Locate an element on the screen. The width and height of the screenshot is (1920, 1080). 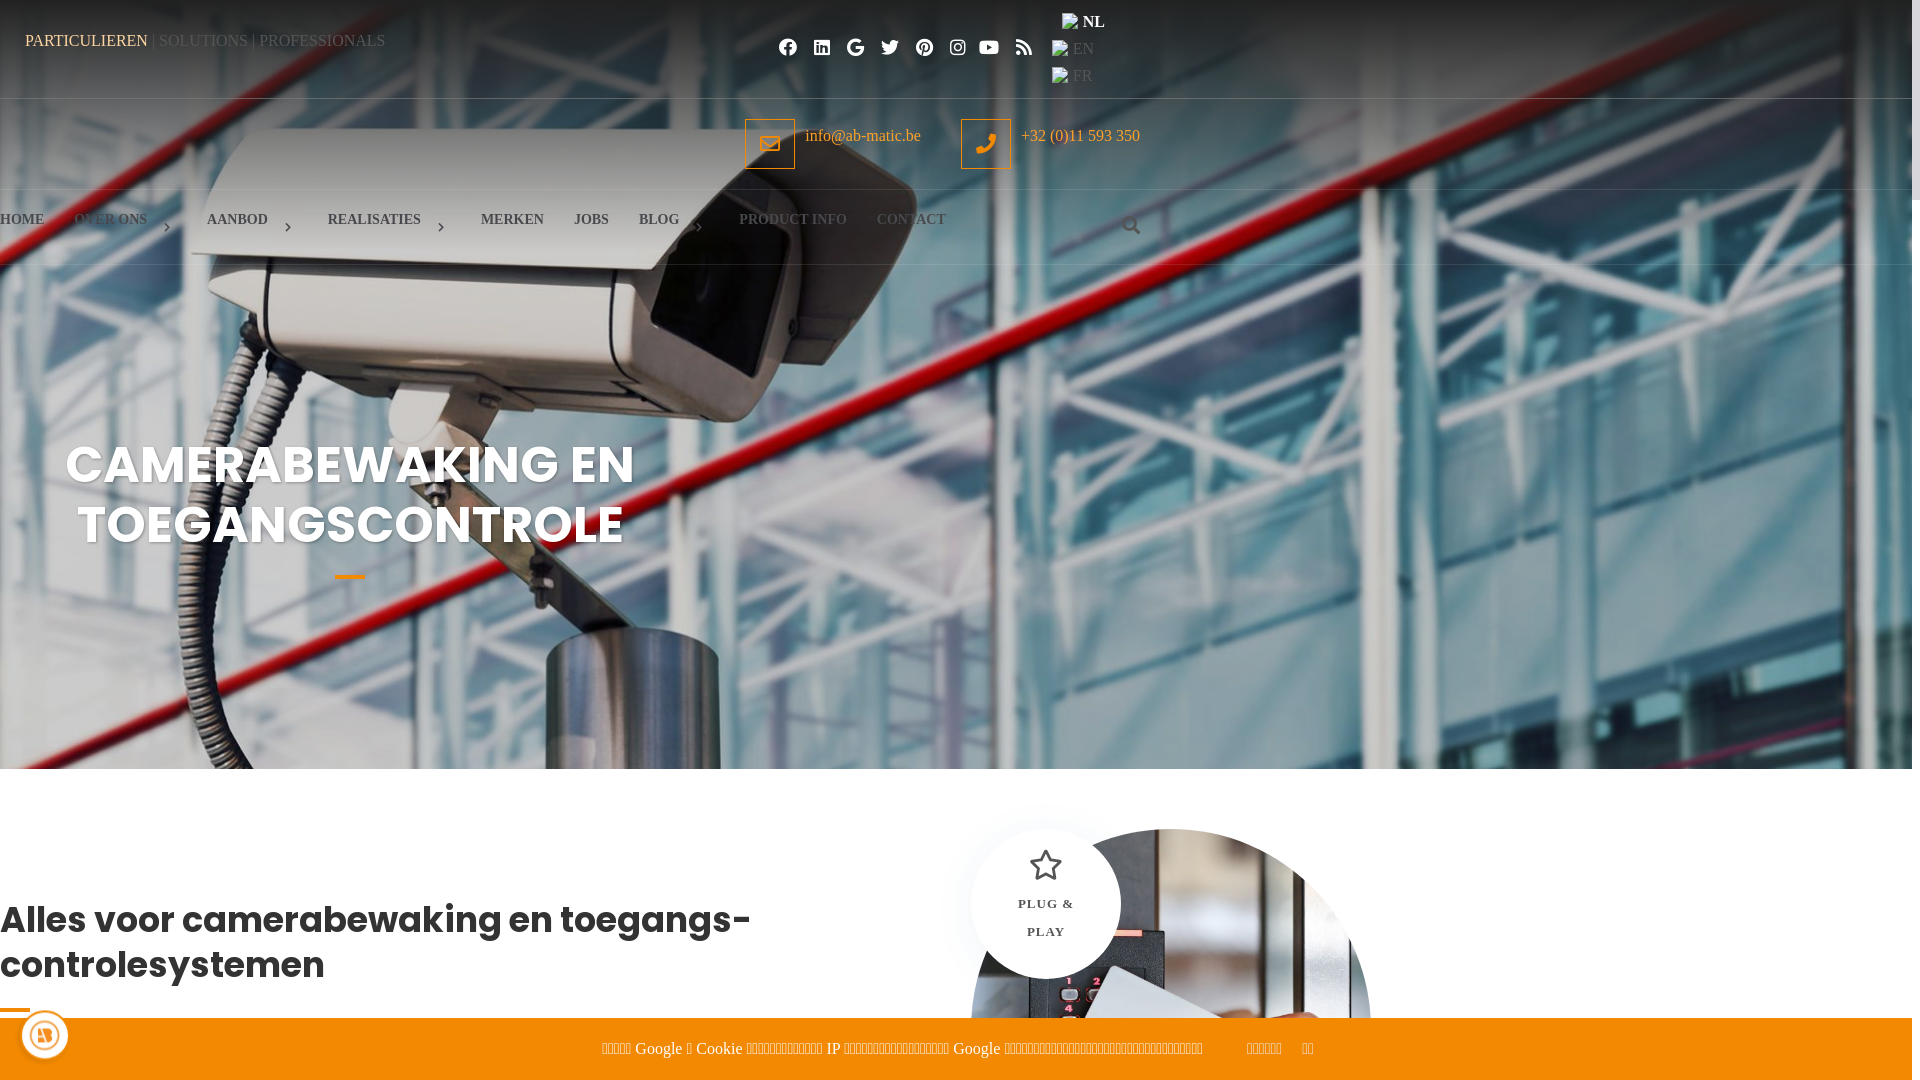
'JOBS' is located at coordinates (590, 219).